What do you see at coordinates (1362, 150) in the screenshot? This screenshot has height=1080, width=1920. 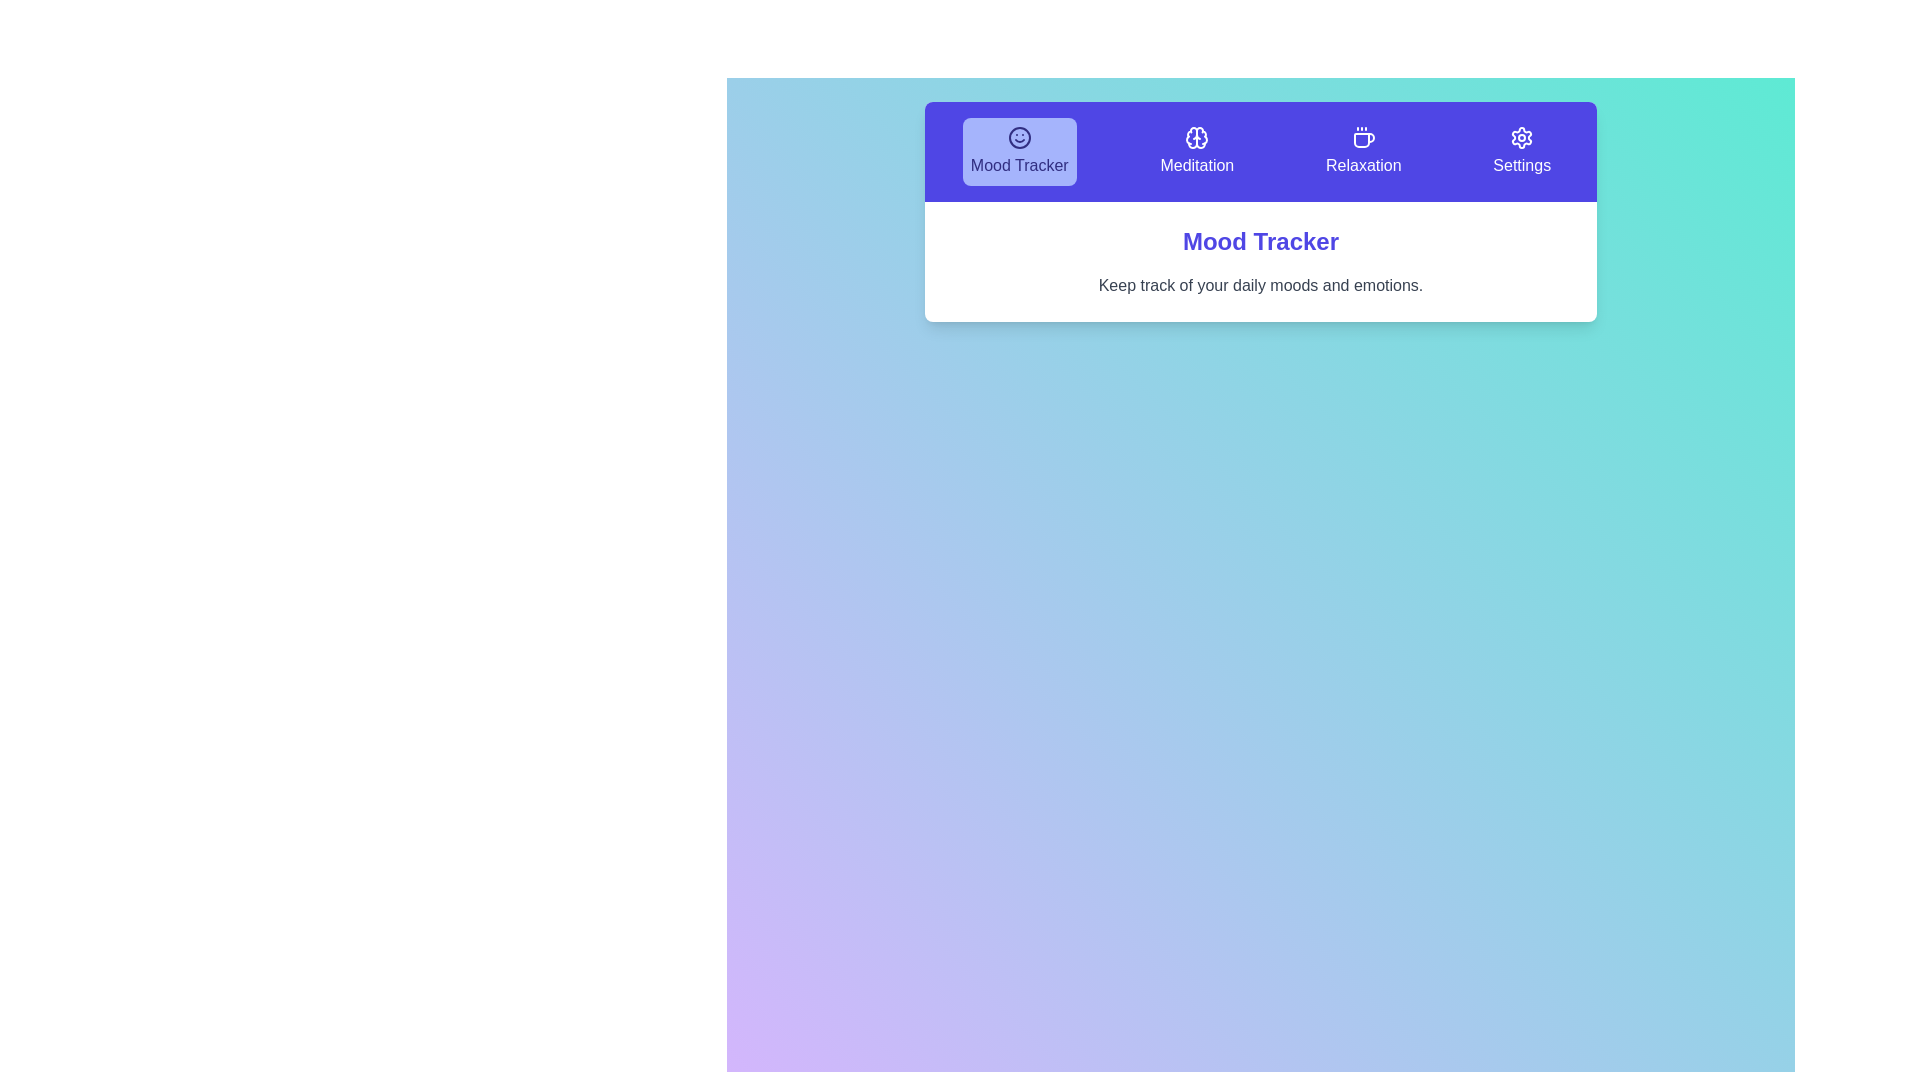 I see `the 'Relaxation' button with a coffee cup icon and purple background in the navigation bar` at bounding box center [1362, 150].